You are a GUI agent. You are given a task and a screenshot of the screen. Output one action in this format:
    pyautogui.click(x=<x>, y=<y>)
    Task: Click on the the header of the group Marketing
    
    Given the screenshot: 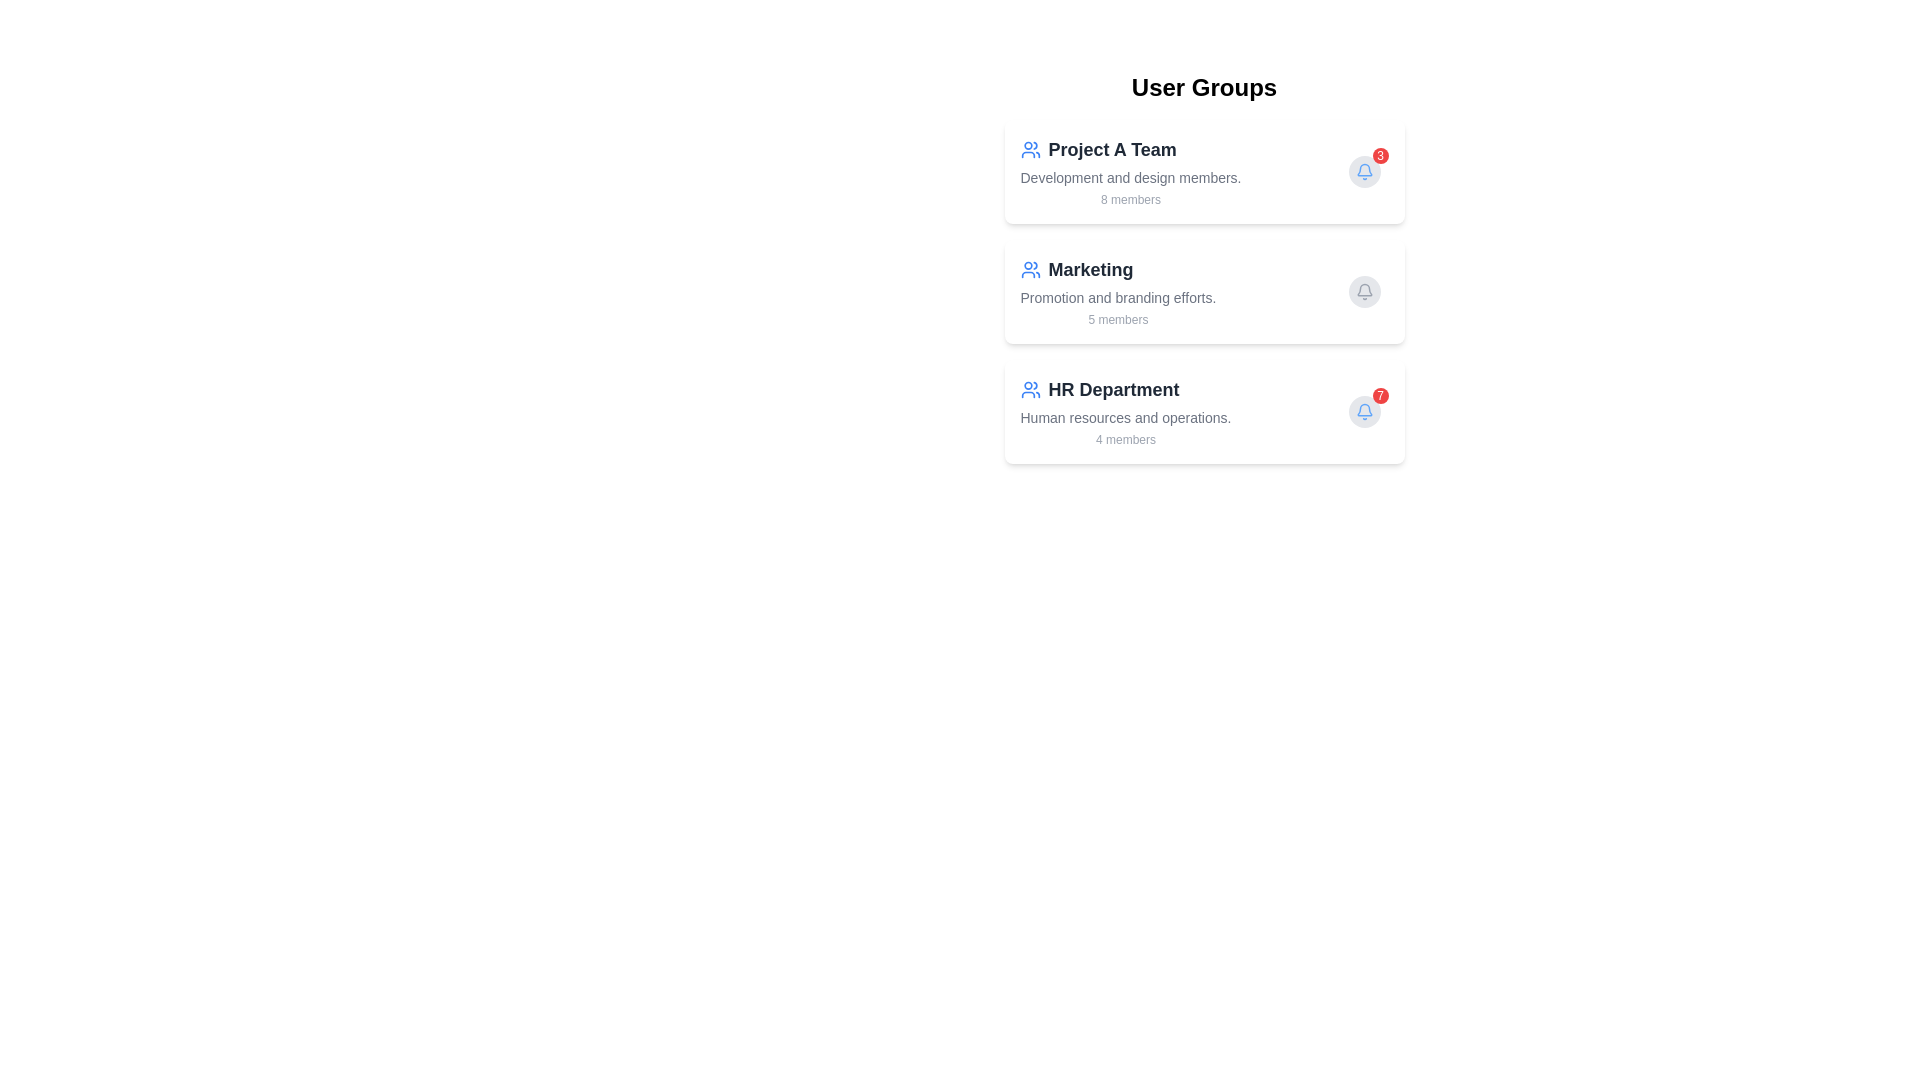 What is the action you would take?
    pyautogui.click(x=1117, y=270)
    